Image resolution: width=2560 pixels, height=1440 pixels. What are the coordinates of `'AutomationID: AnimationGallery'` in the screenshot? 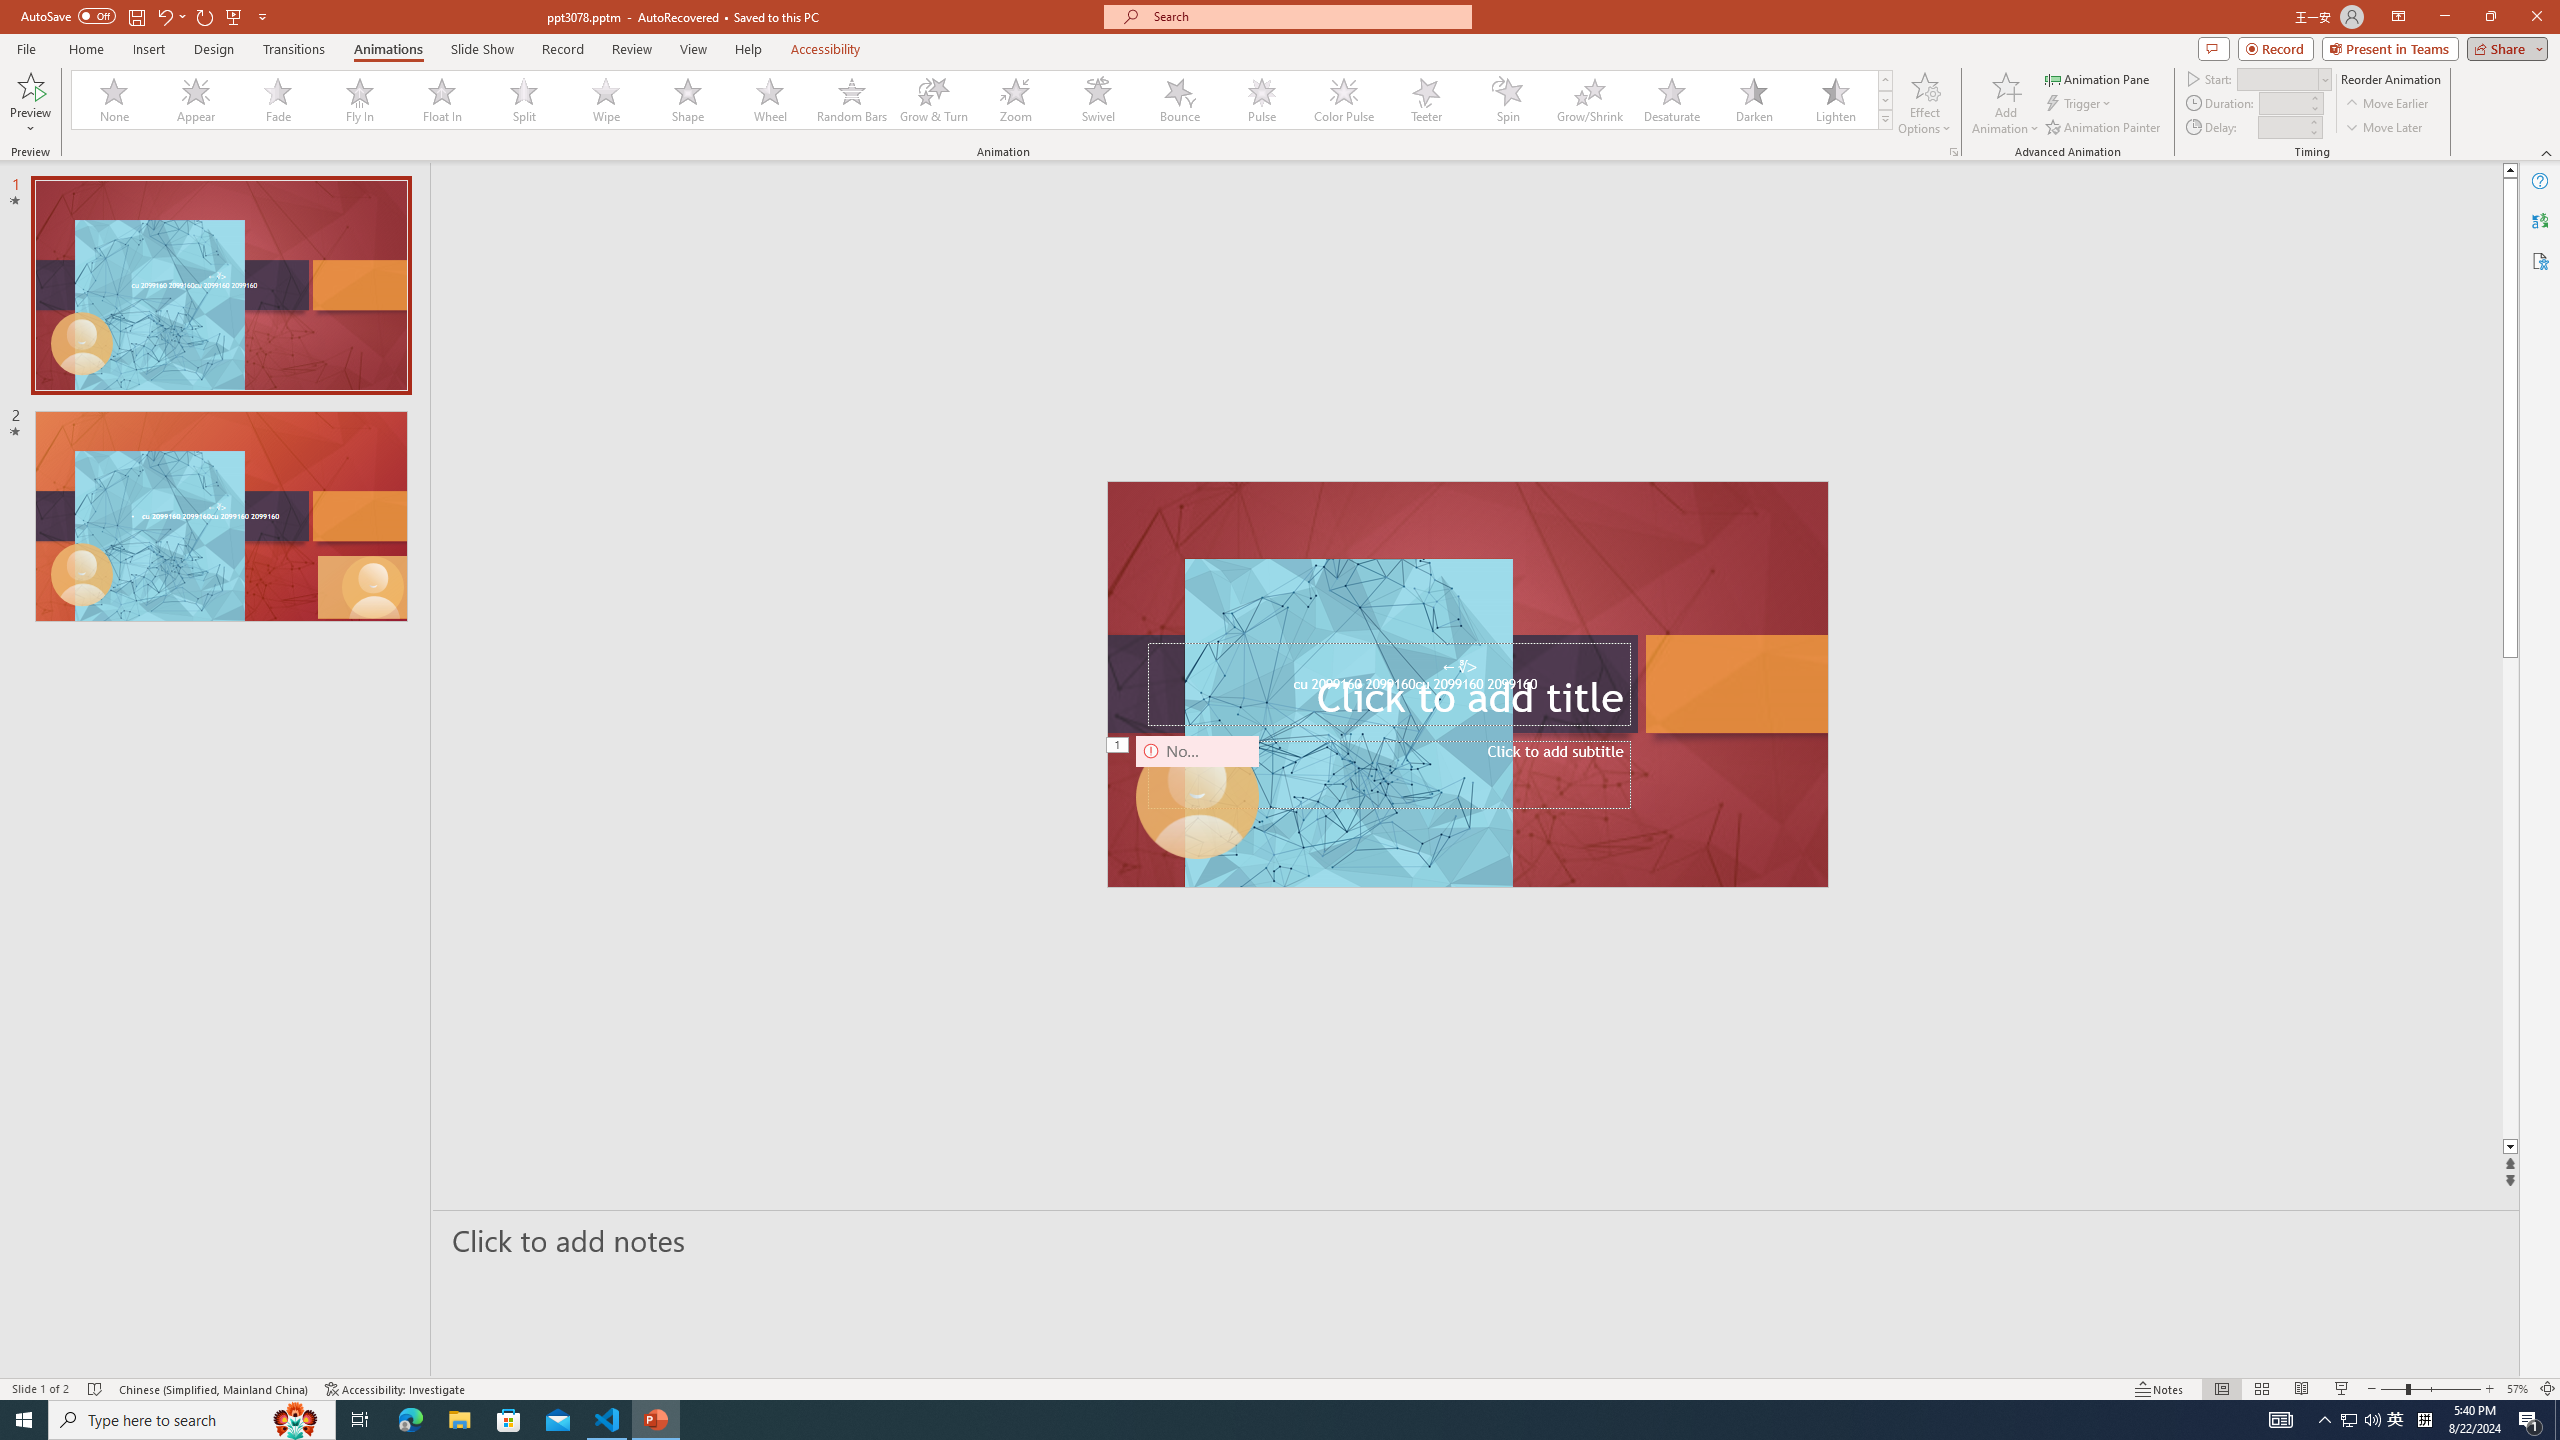 It's located at (982, 99).